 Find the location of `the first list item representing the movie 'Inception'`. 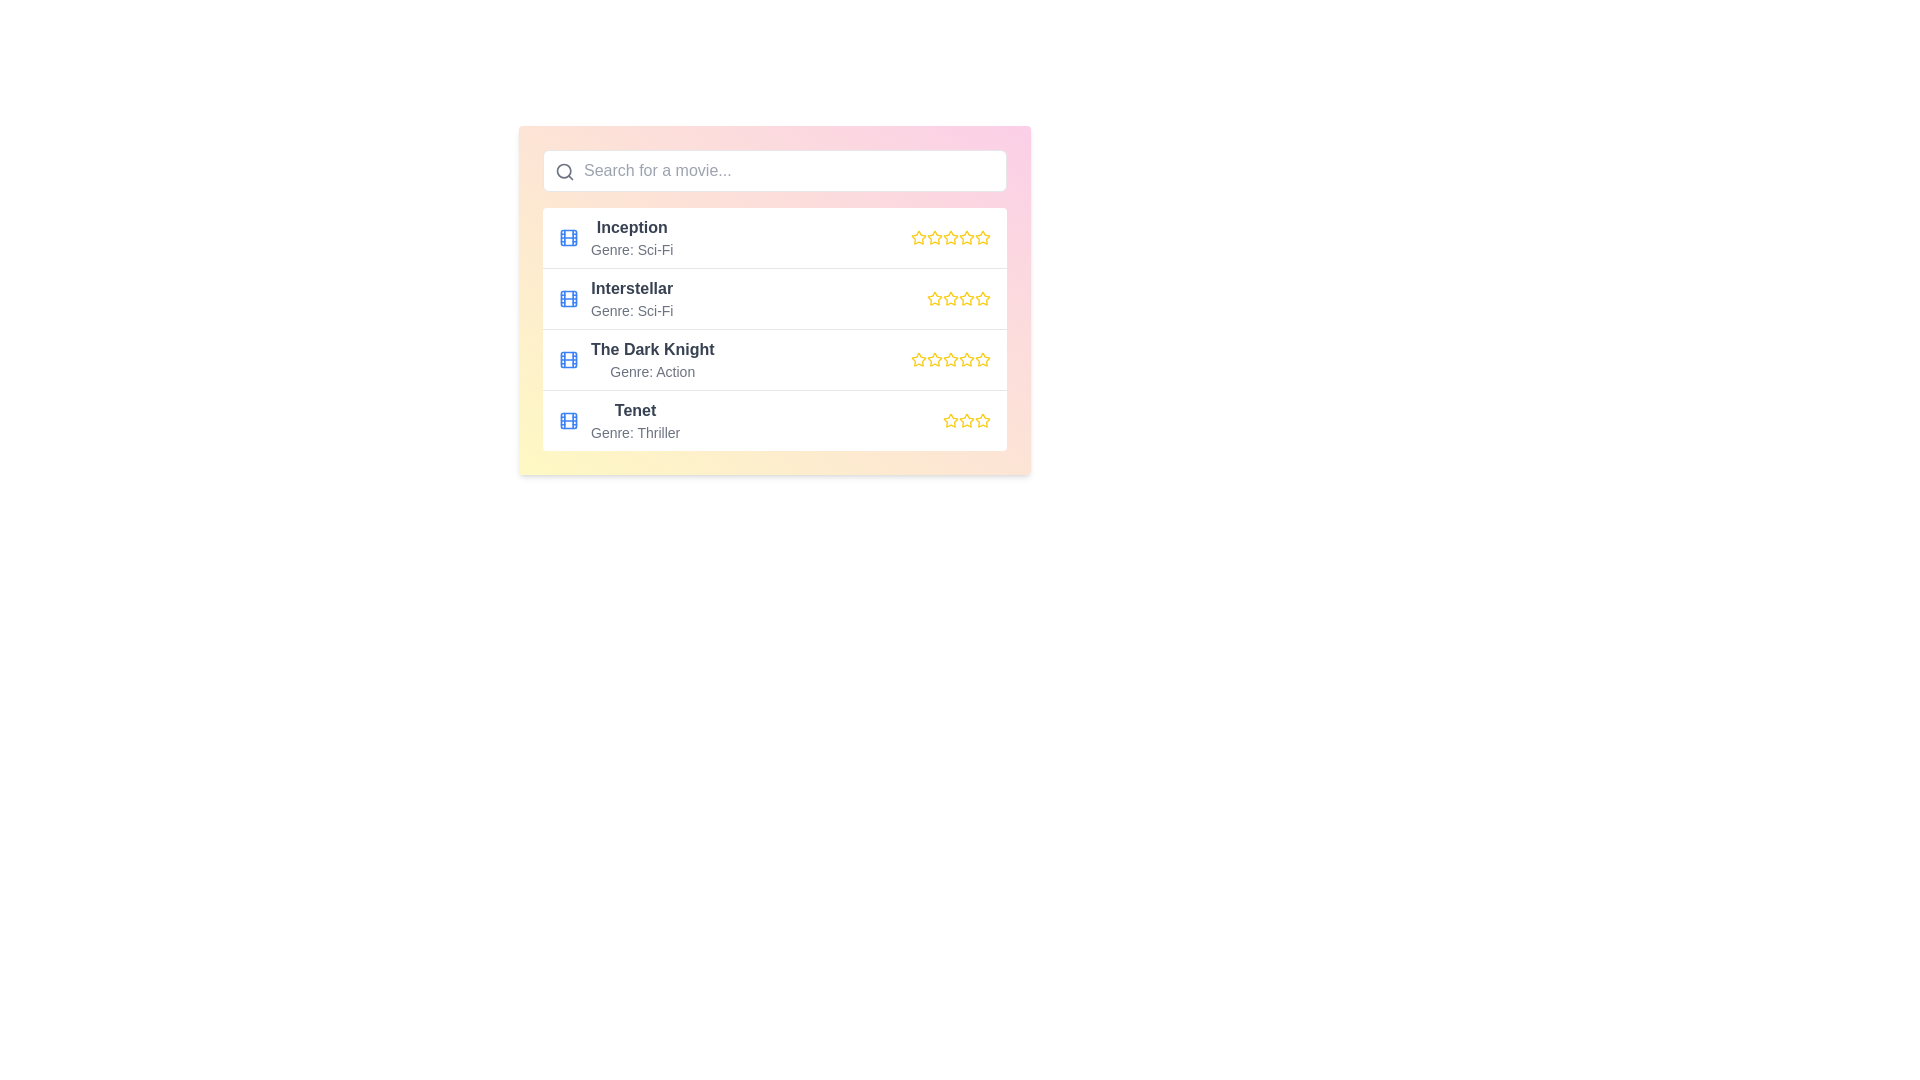

the first list item representing the movie 'Inception' is located at coordinates (615, 237).